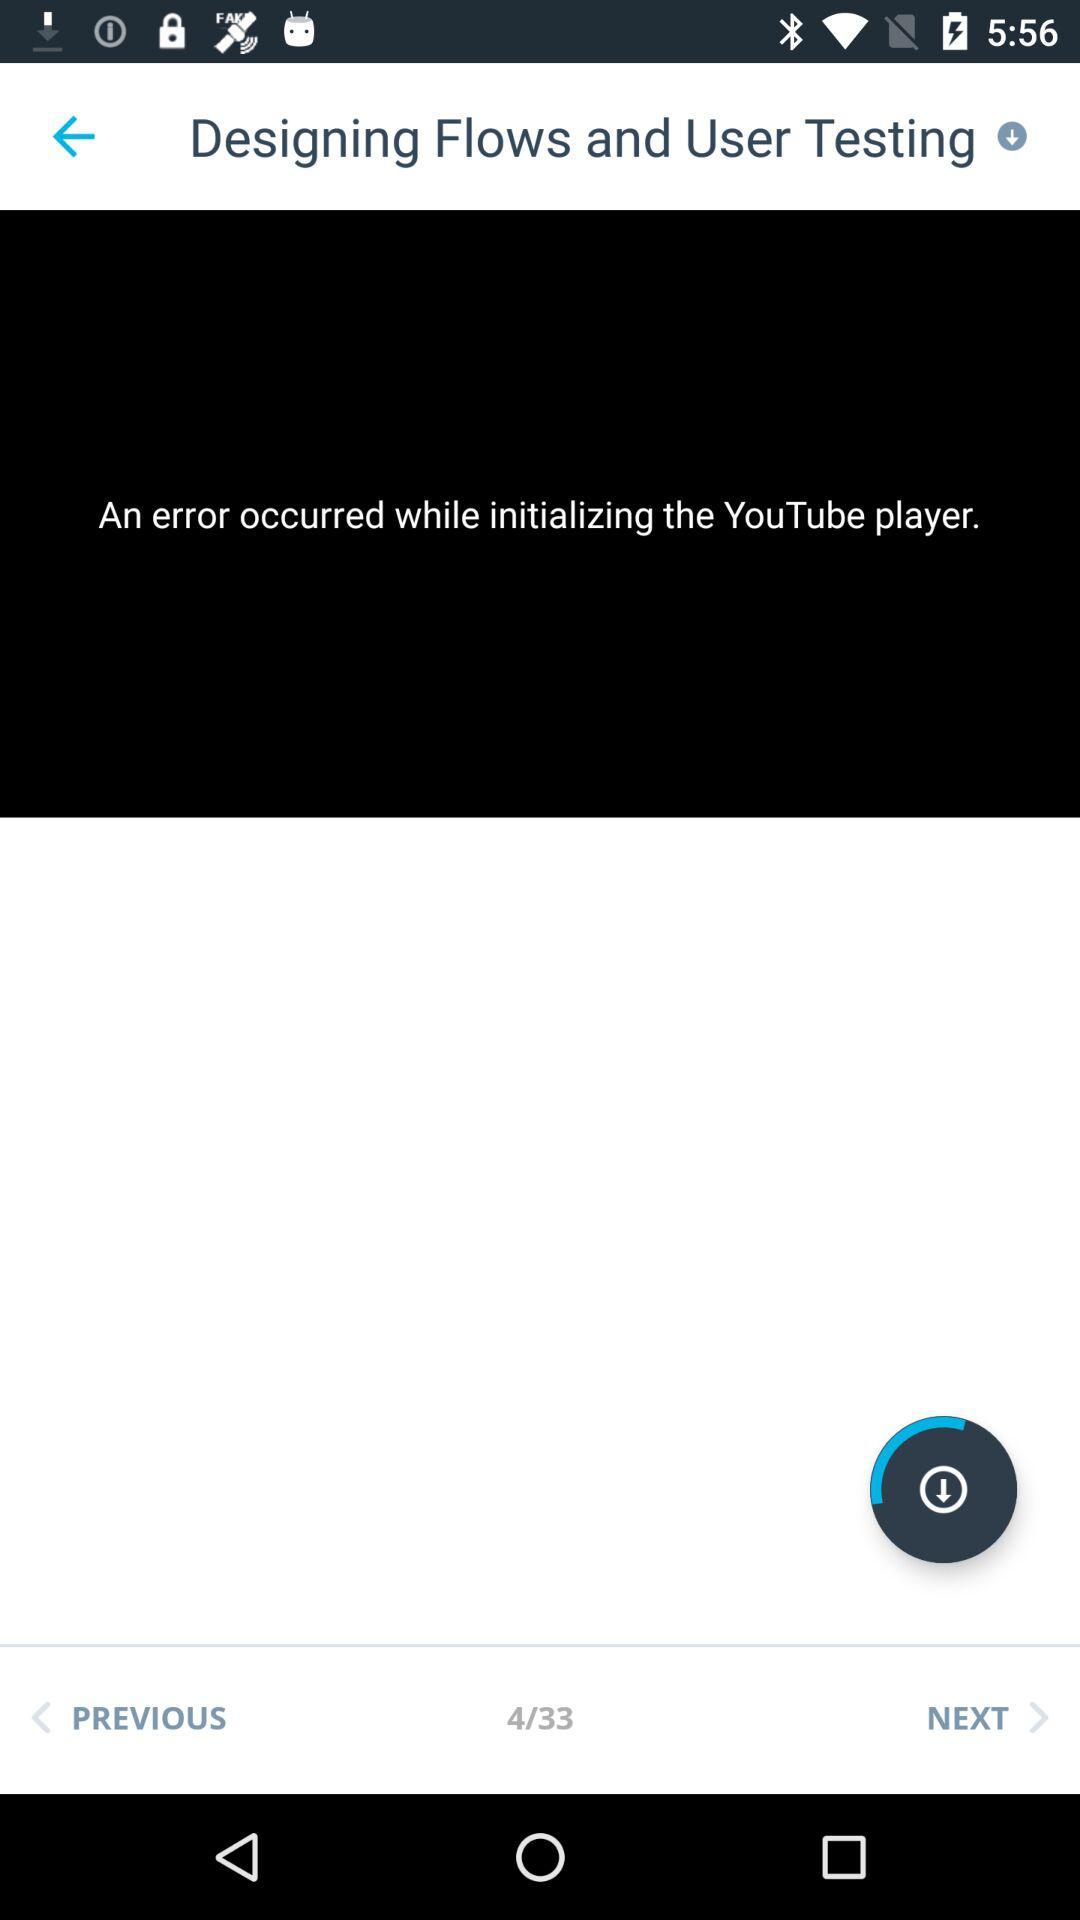 The width and height of the screenshot is (1080, 1920). Describe the element at coordinates (943, 1489) in the screenshot. I see `download video` at that location.